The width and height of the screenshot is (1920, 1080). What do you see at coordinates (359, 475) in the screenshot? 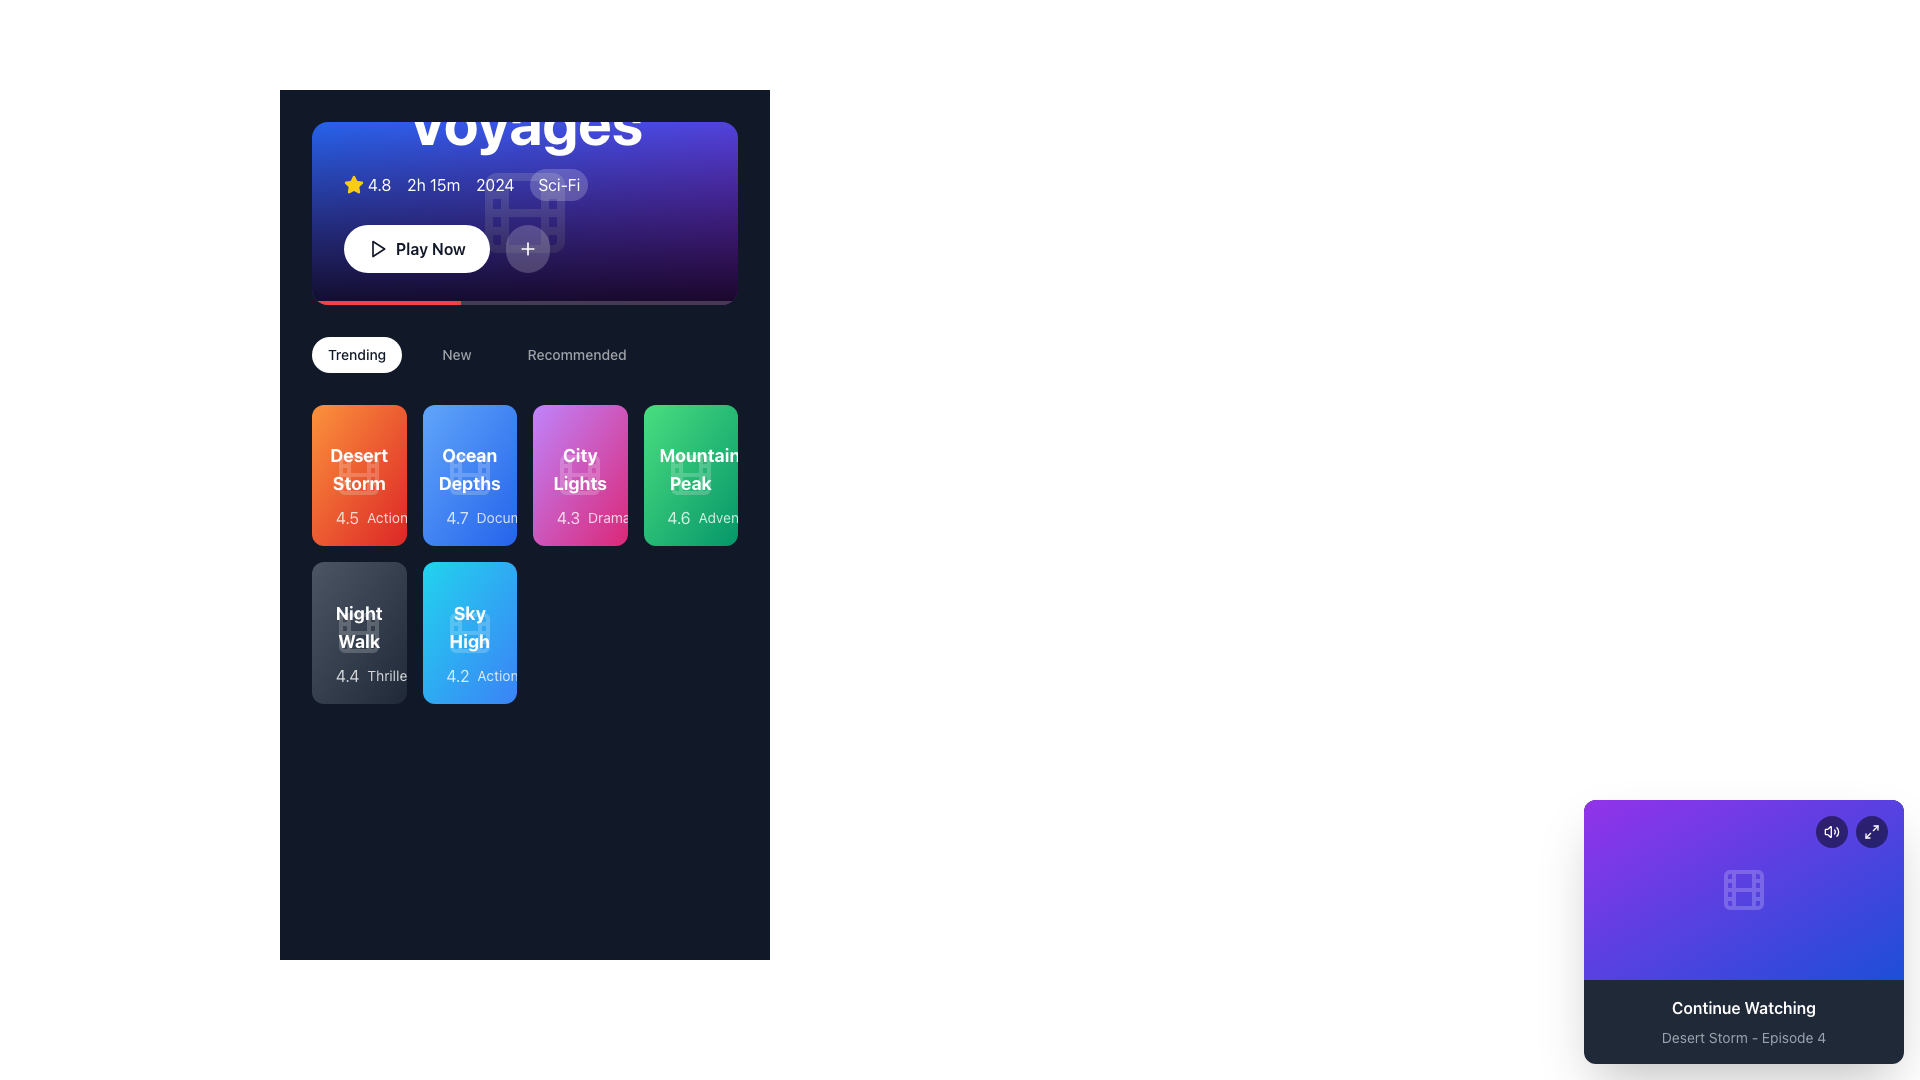
I see `the film icon within the top-left orange card labeled 'Desert Storm' under the 'Trending' category` at bounding box center [359, 475].